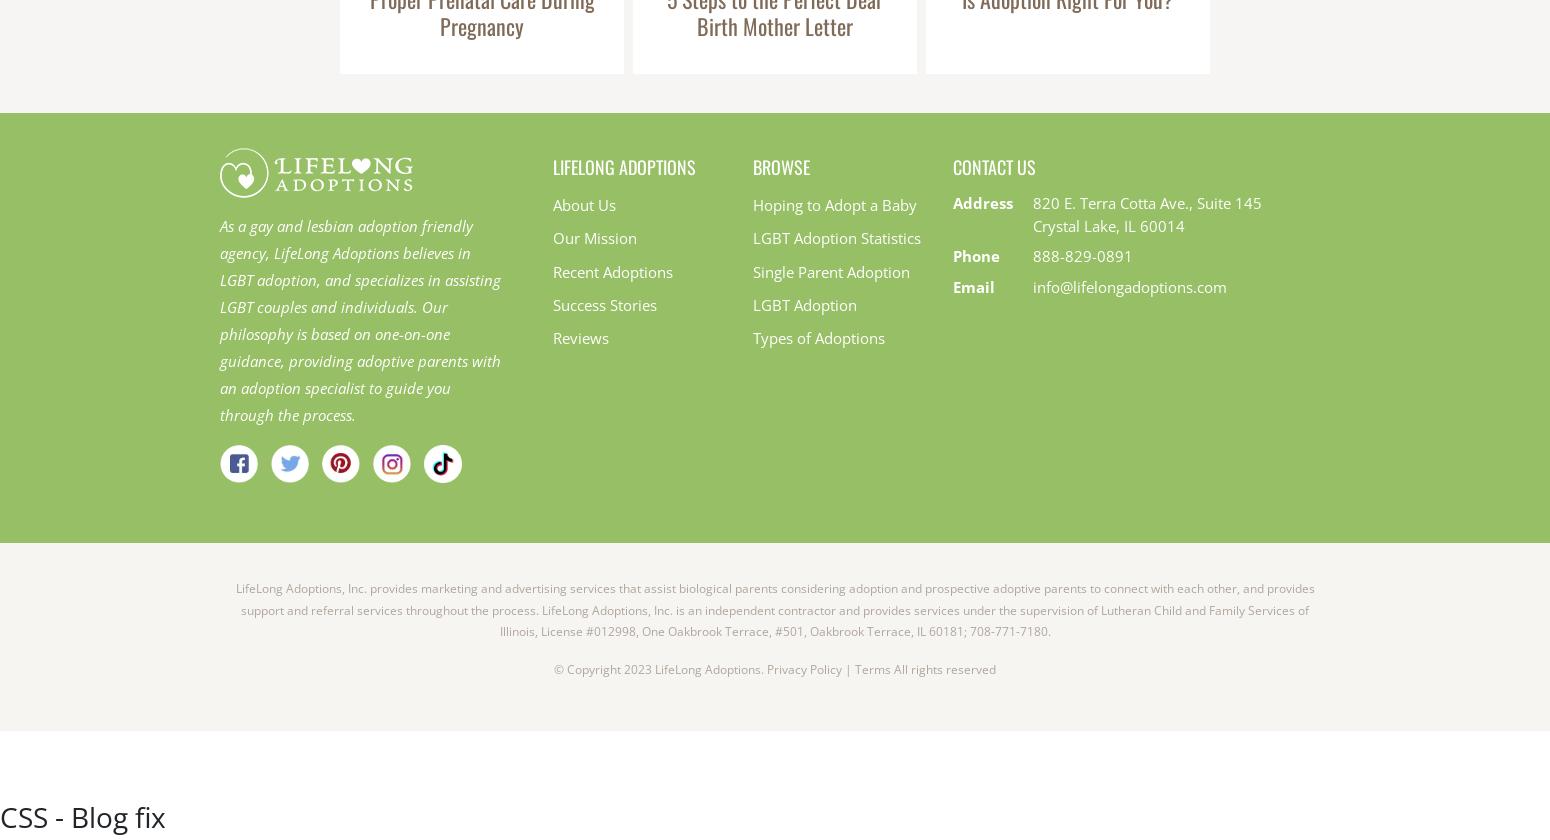 This screenshot has height=840, width=1550. What do you see at coordinates (613, 270) in the screenshot?
I see `'Recent Adoptions'` at bounding box center [613, 270].